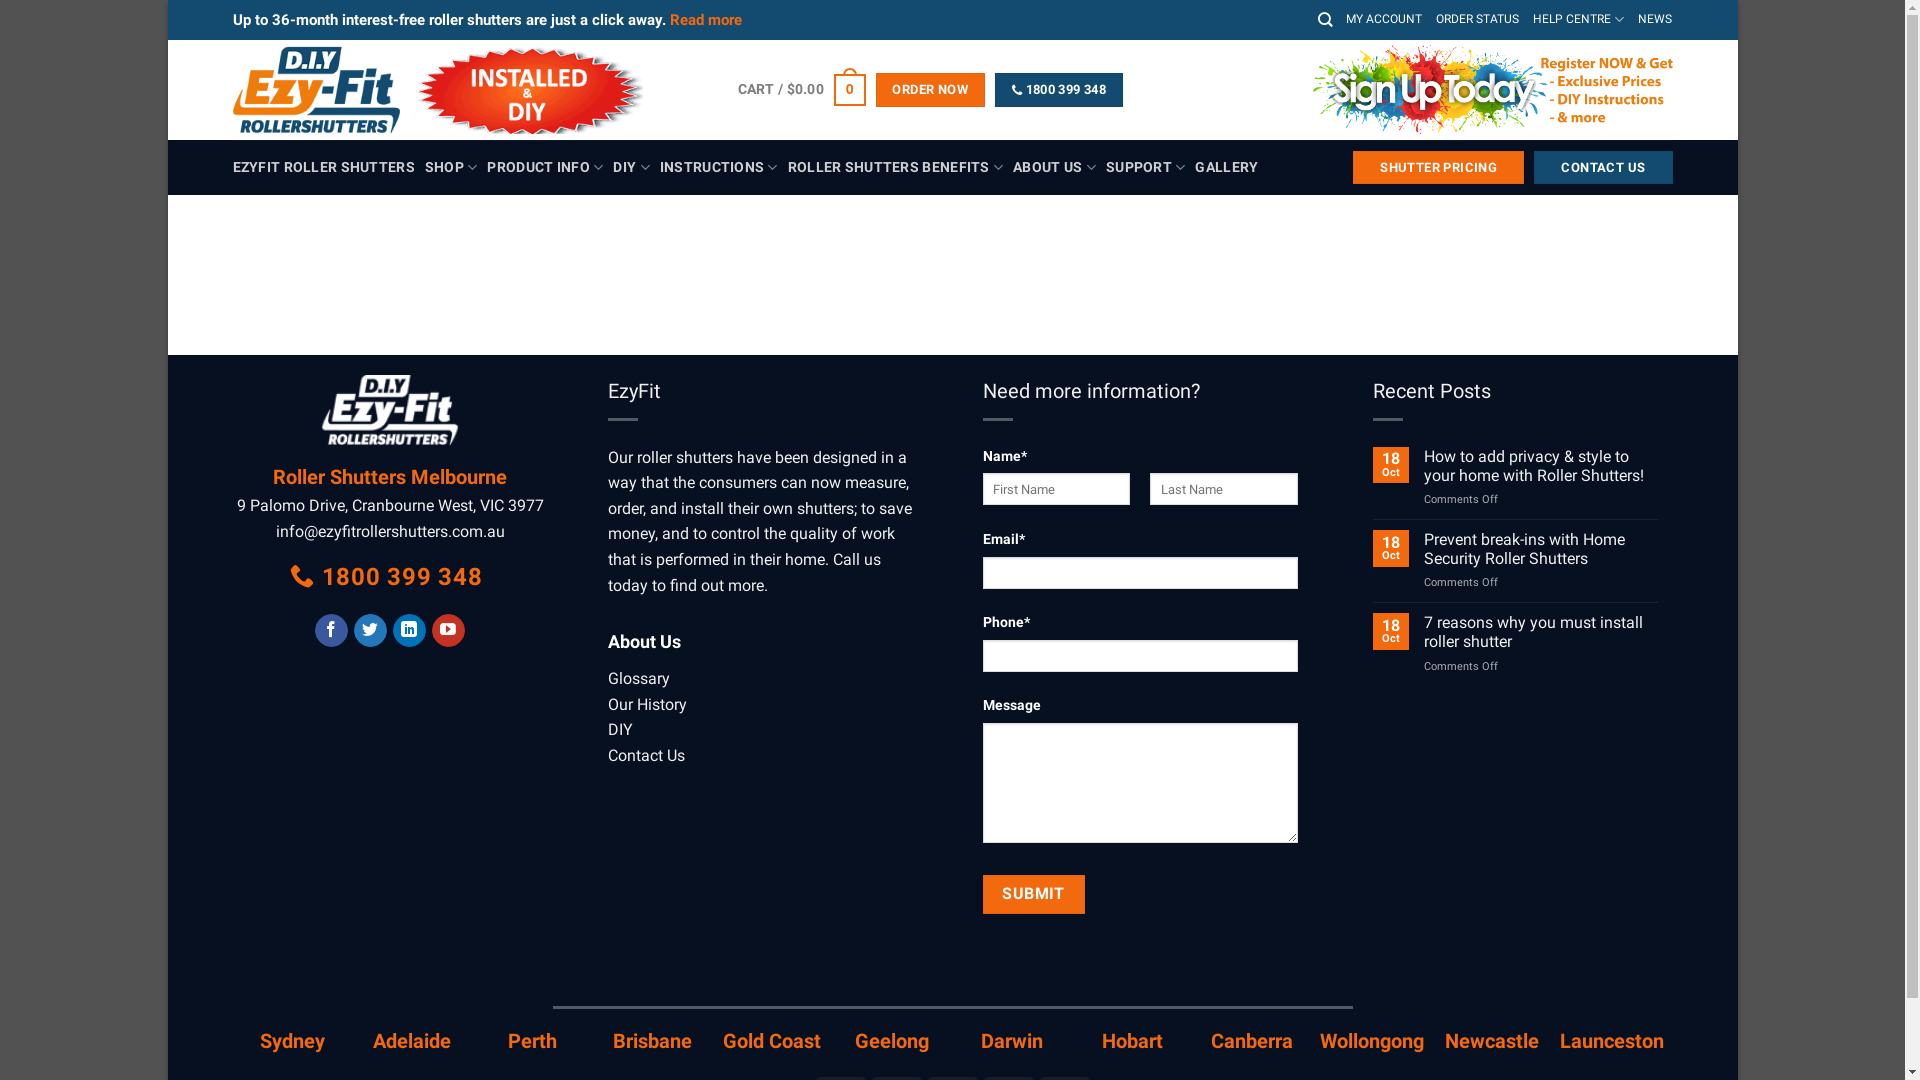 The width and height of the screenshot is (1920, 1080). What do you see at coordinates (1053, 166) in the screenshot?
I see `'ABOUT US'` at bounding box center [1053, 166].